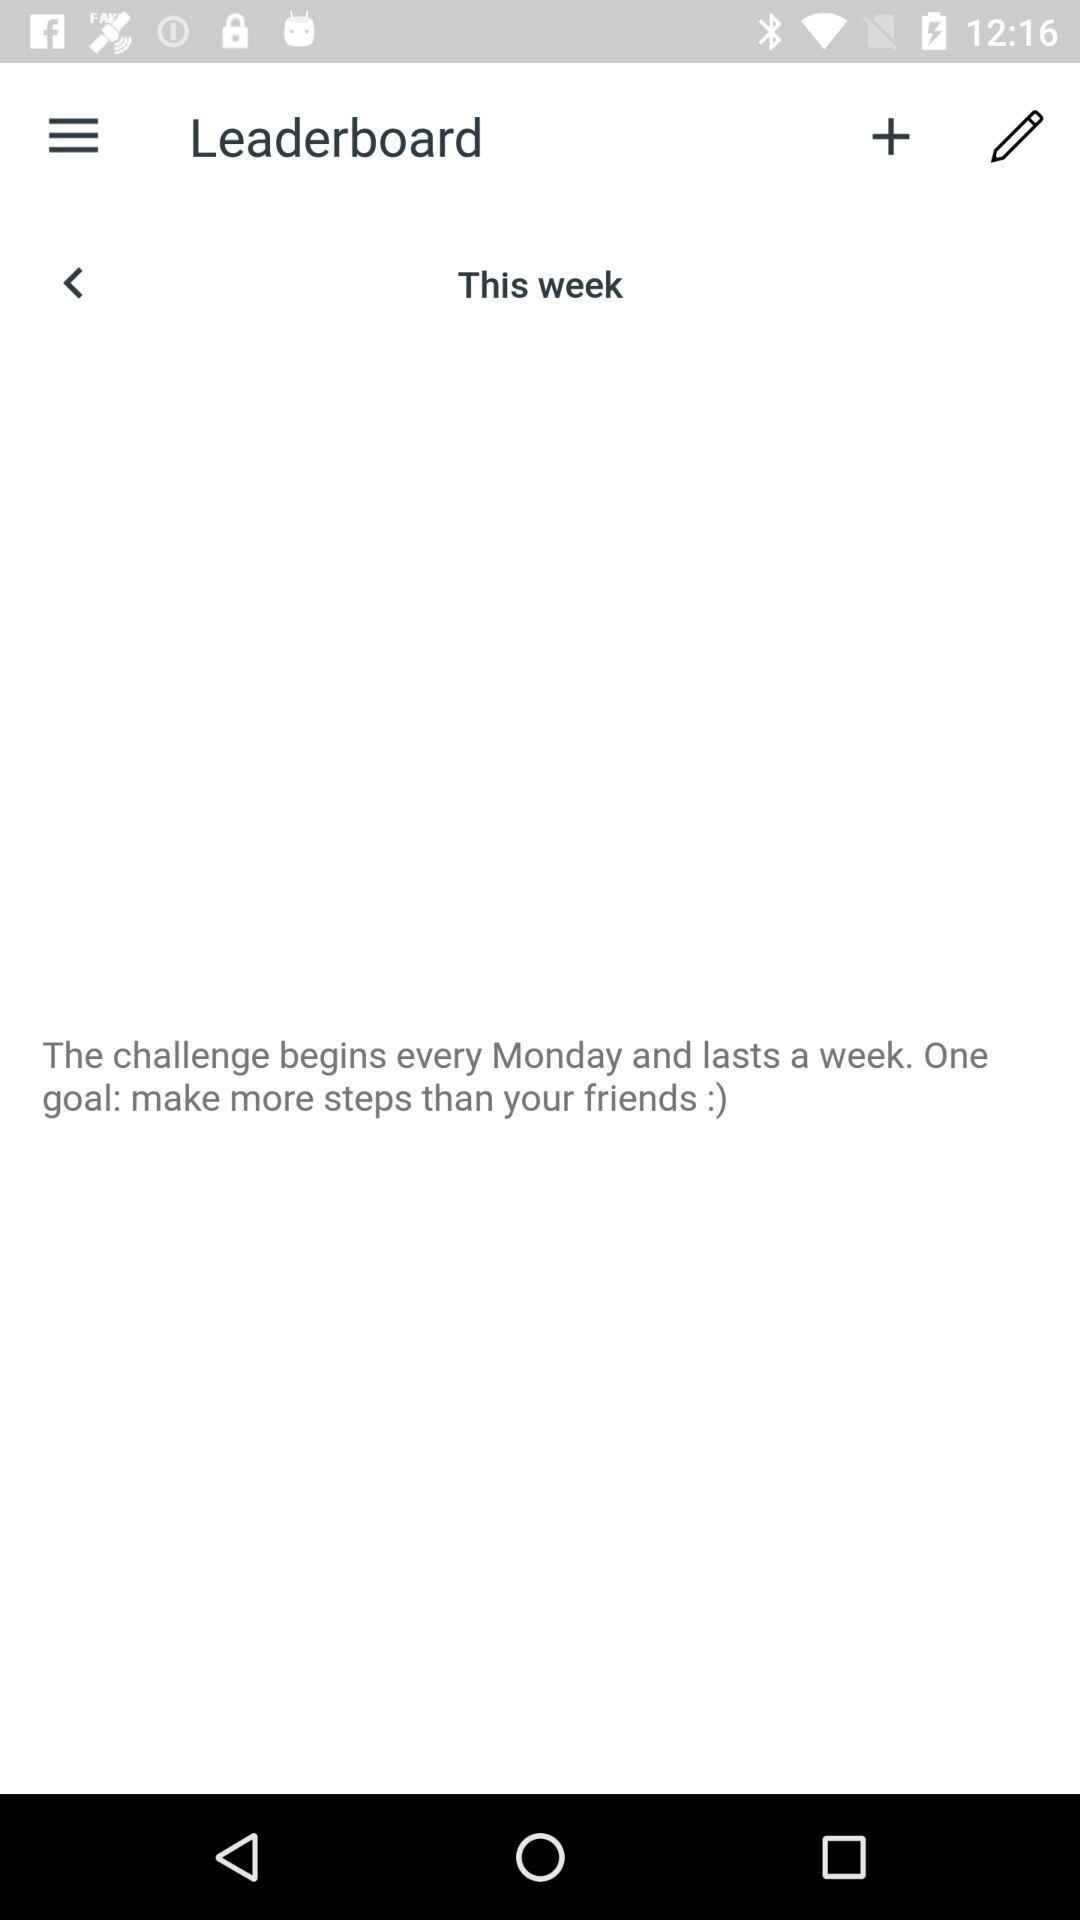 This screenshot has height=1920, width=1080. I want to click on the item to the left of the this week icon, so click(72, 282).